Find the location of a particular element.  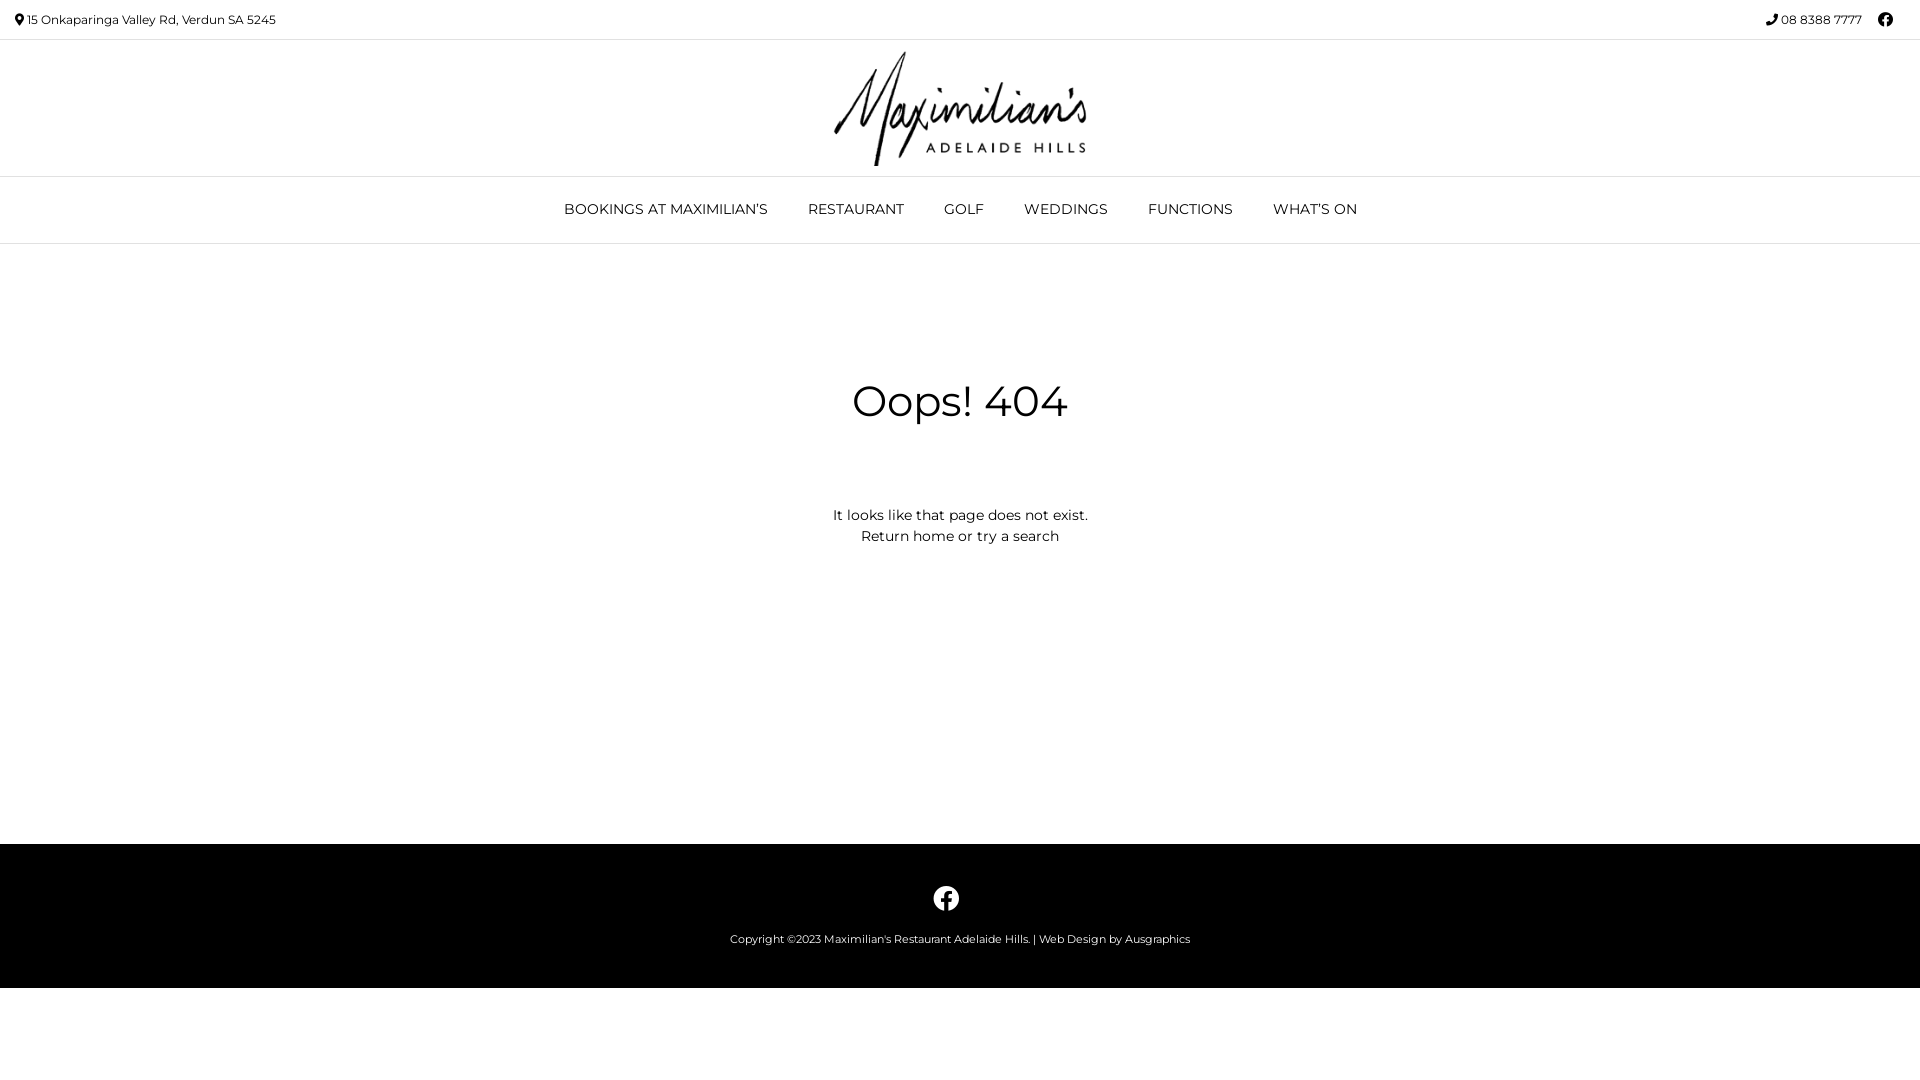

'WEDDINGS' is located at coordinates (1064, 209).